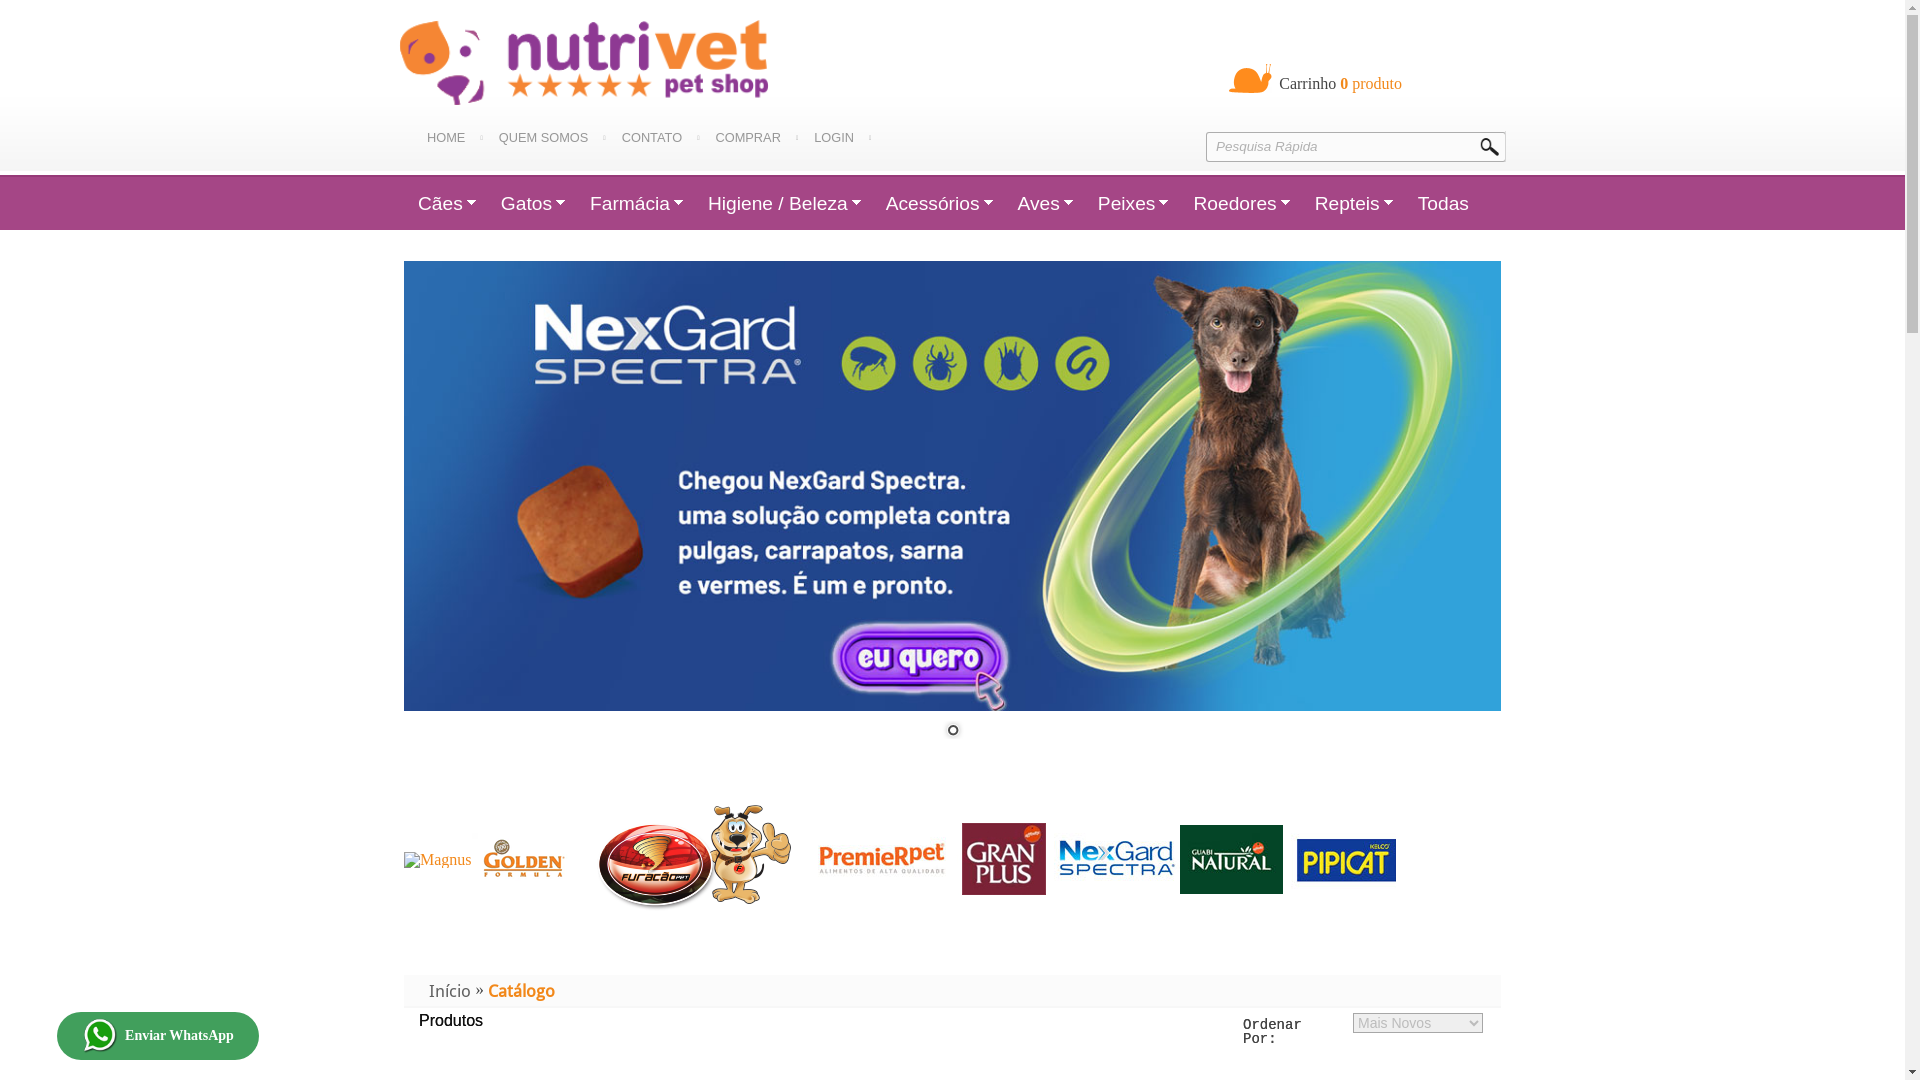  Describe the element at coordinates (157, 1035) in the screenshot. I see `'Enviar WhatsApp'` at that location.